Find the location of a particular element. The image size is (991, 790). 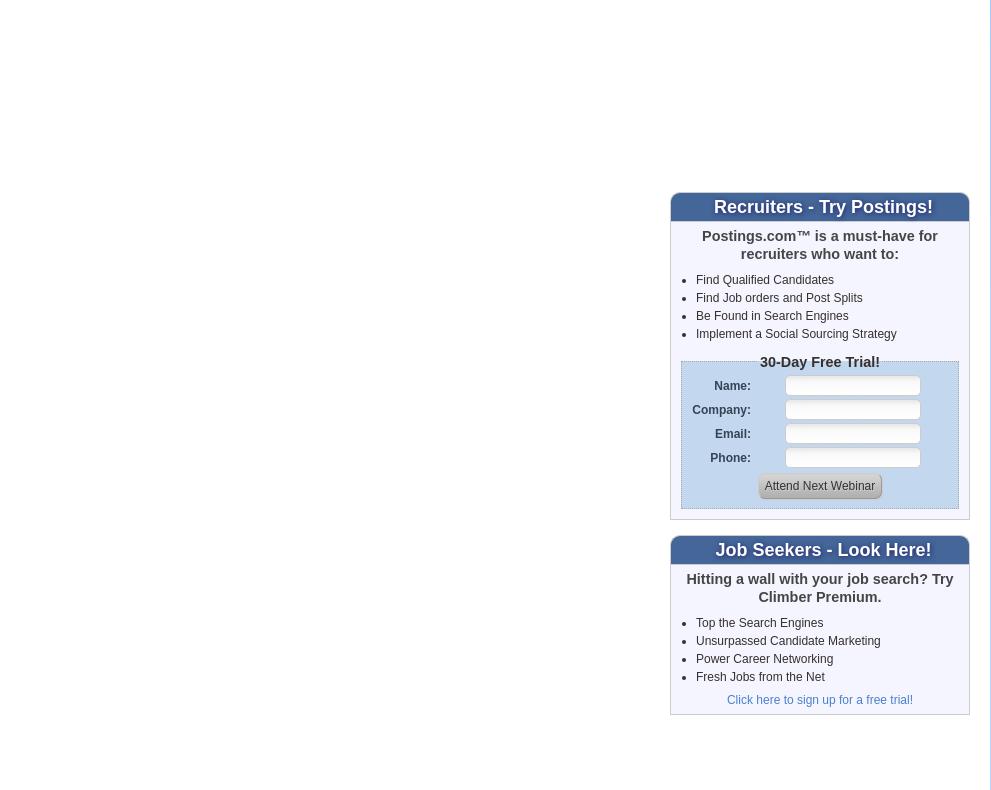

'Find Job orders and Post Splits' is located at coordinates (695, 295).